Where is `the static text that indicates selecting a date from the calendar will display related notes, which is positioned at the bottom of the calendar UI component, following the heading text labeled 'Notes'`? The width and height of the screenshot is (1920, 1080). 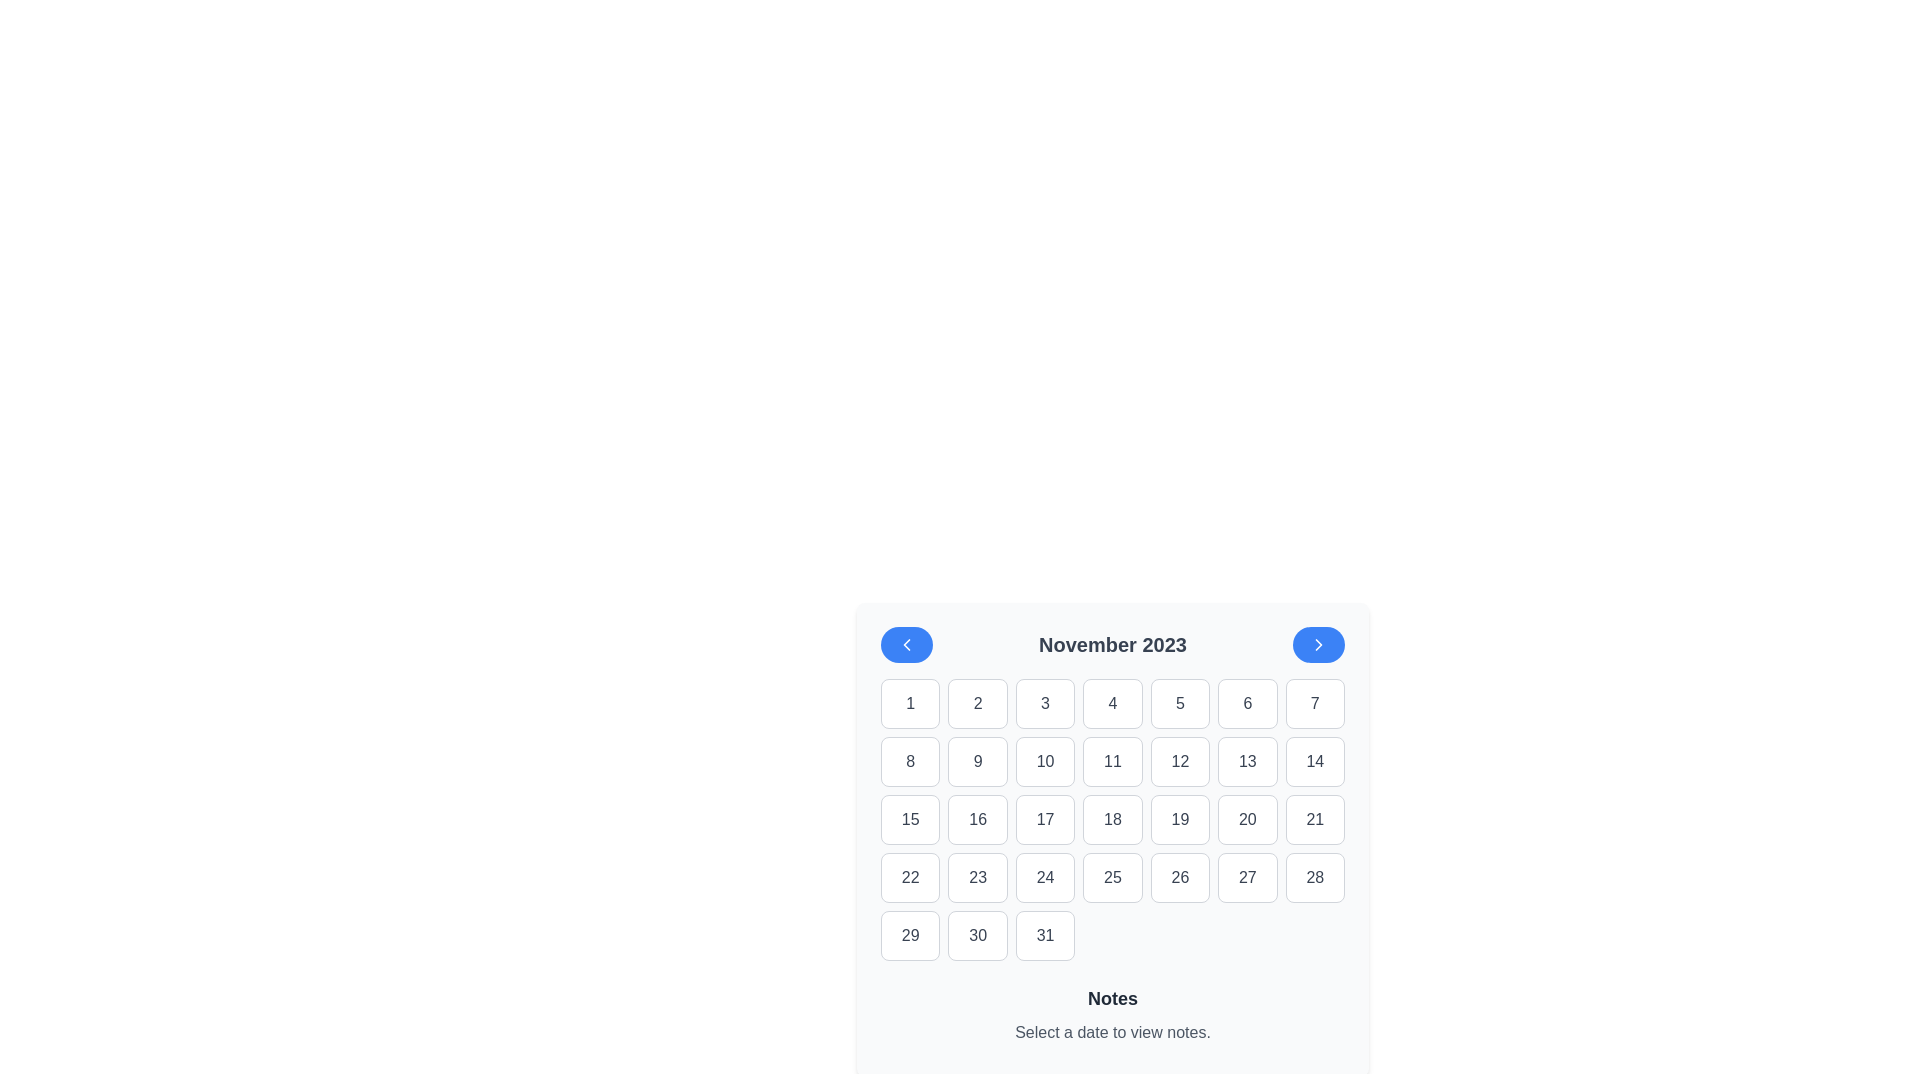 the static text that indicates selecting a date from the calendar will display related notes, which is positioned at the bottom of the calendar UI component, following the heading text labeled 'Notes' is located at coordinates (1112, 1033).